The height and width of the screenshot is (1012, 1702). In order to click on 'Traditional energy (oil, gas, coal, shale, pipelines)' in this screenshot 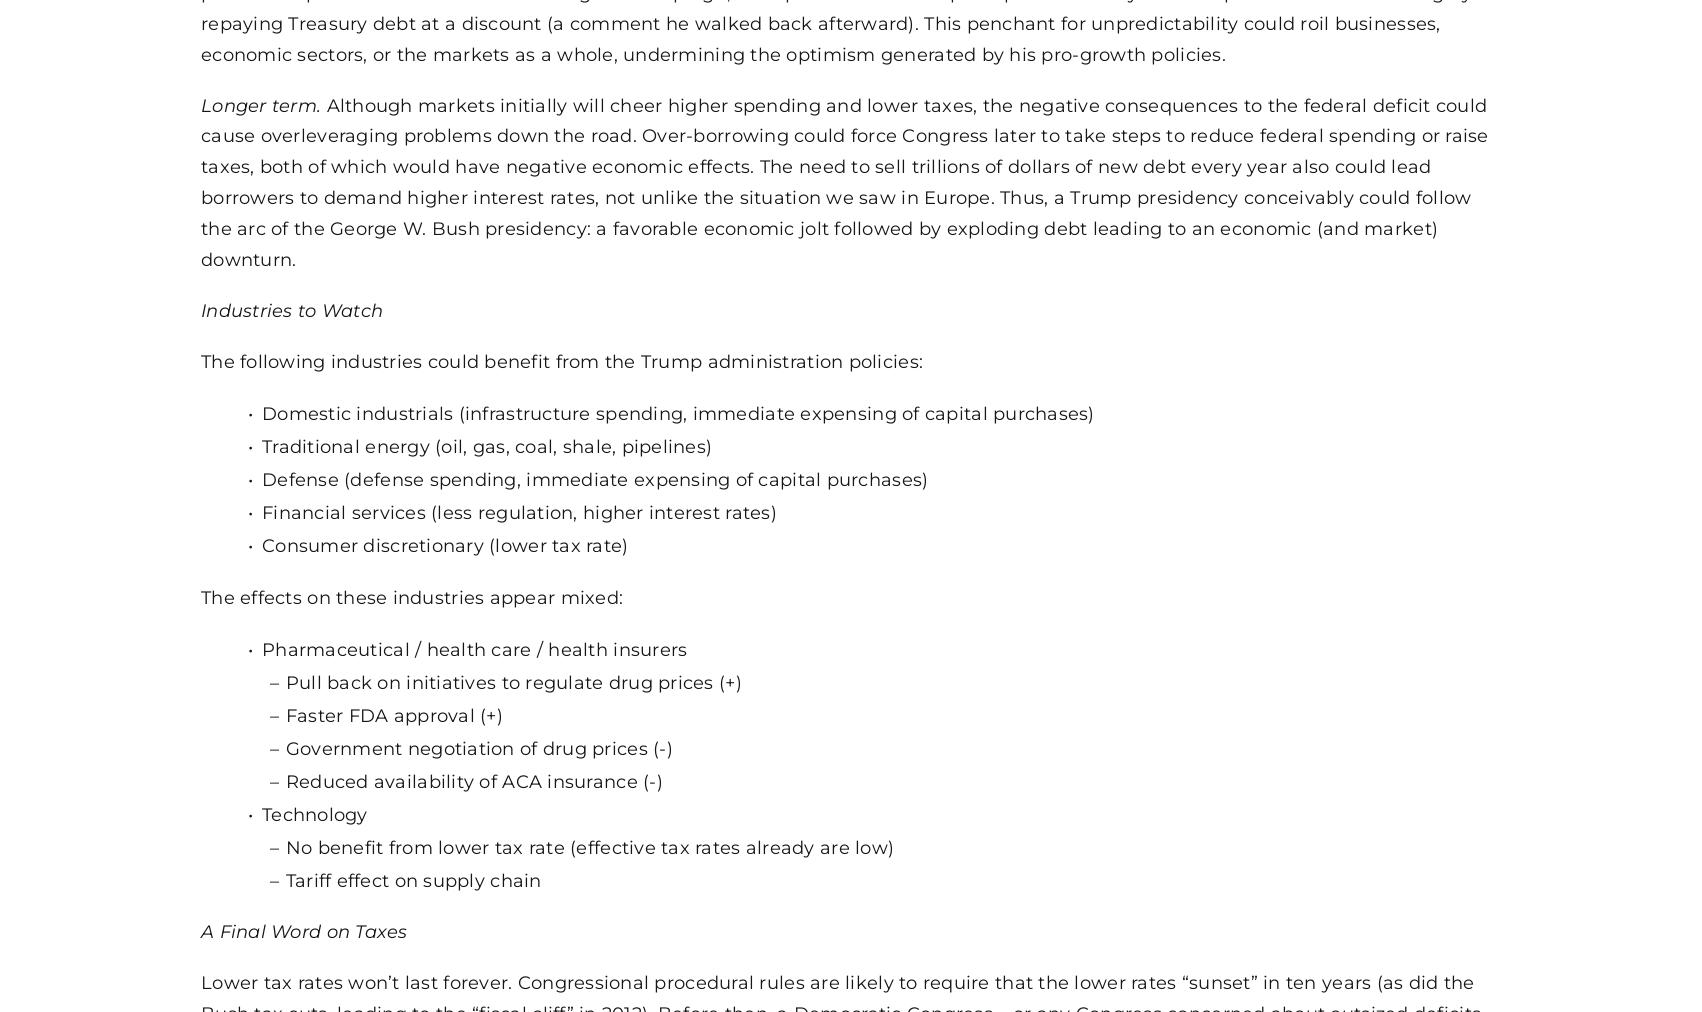, I will do `click(485, 445)`.